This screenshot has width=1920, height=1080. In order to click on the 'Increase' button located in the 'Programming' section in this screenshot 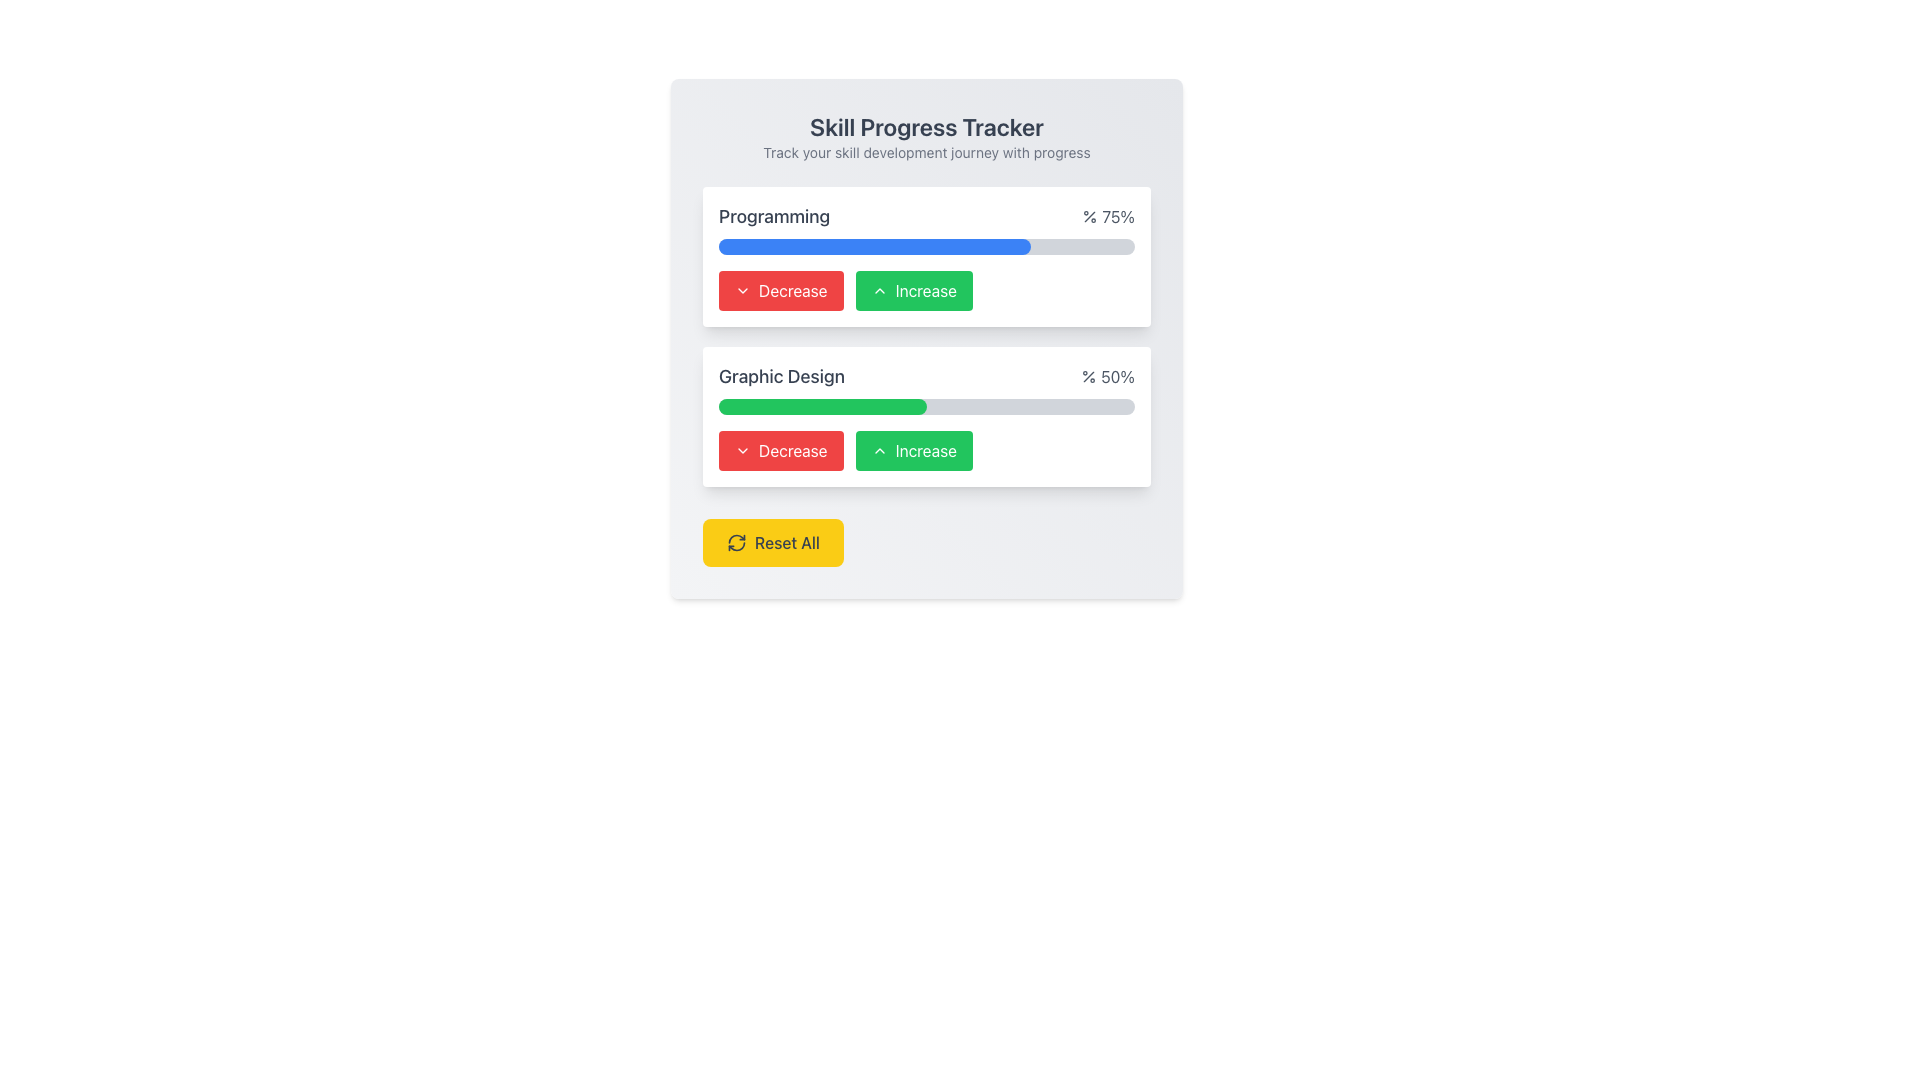, I will do `click(925, 290)`.